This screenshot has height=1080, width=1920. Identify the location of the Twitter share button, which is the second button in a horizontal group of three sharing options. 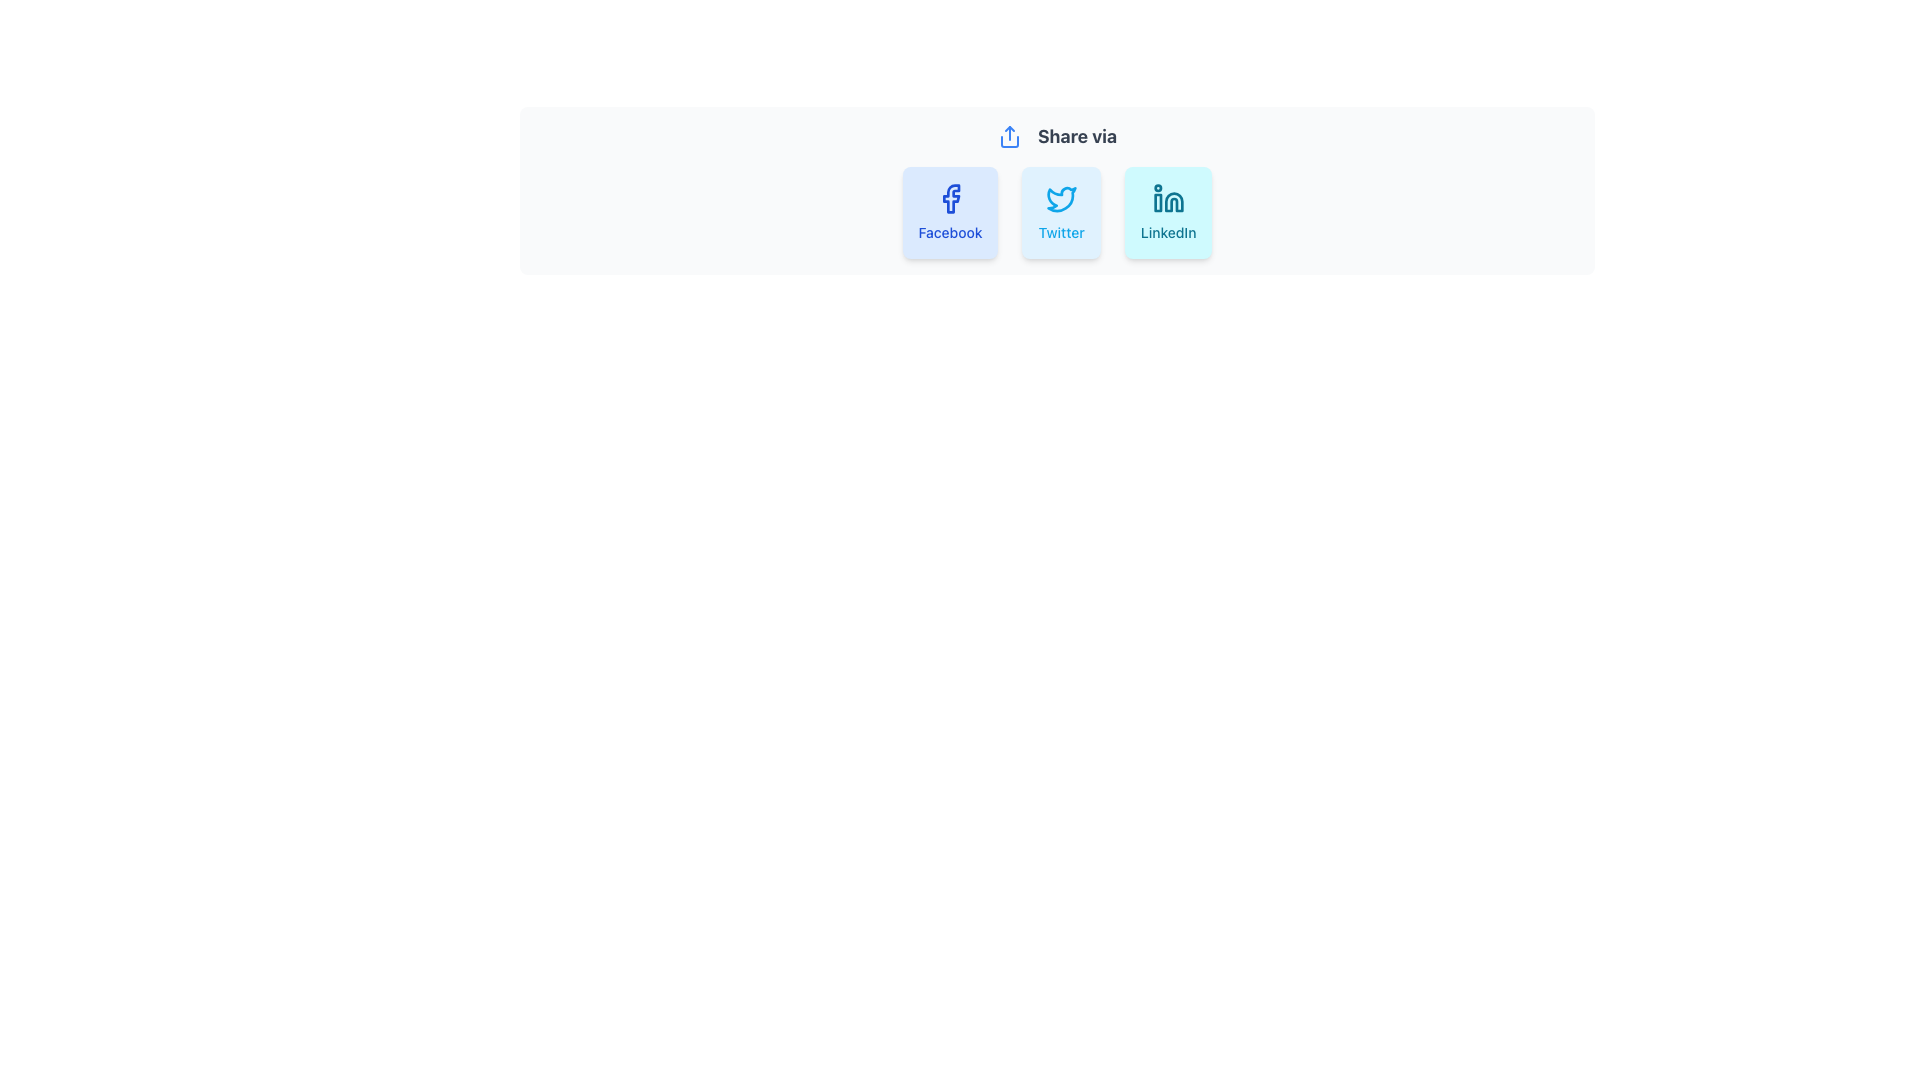
(1056, 212).